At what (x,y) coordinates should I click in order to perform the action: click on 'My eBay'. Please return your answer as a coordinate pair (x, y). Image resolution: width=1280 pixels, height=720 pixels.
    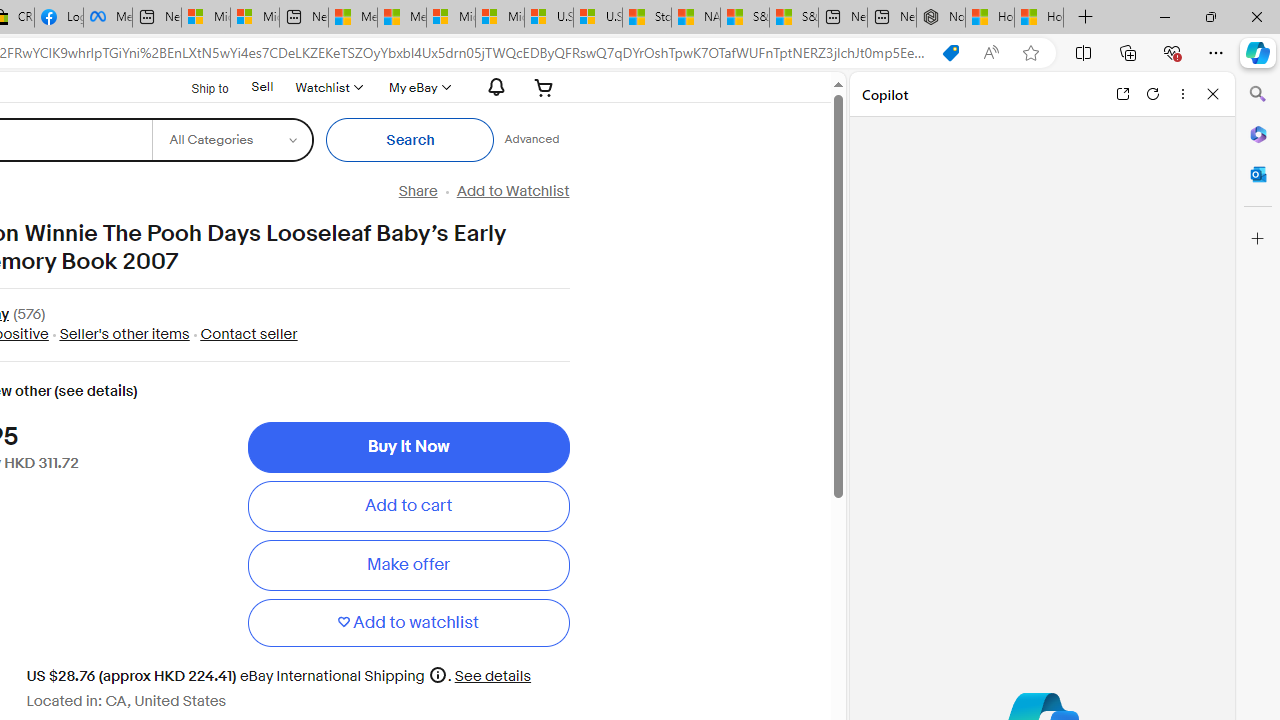
    Looking at the image, I should click on (417, 86).